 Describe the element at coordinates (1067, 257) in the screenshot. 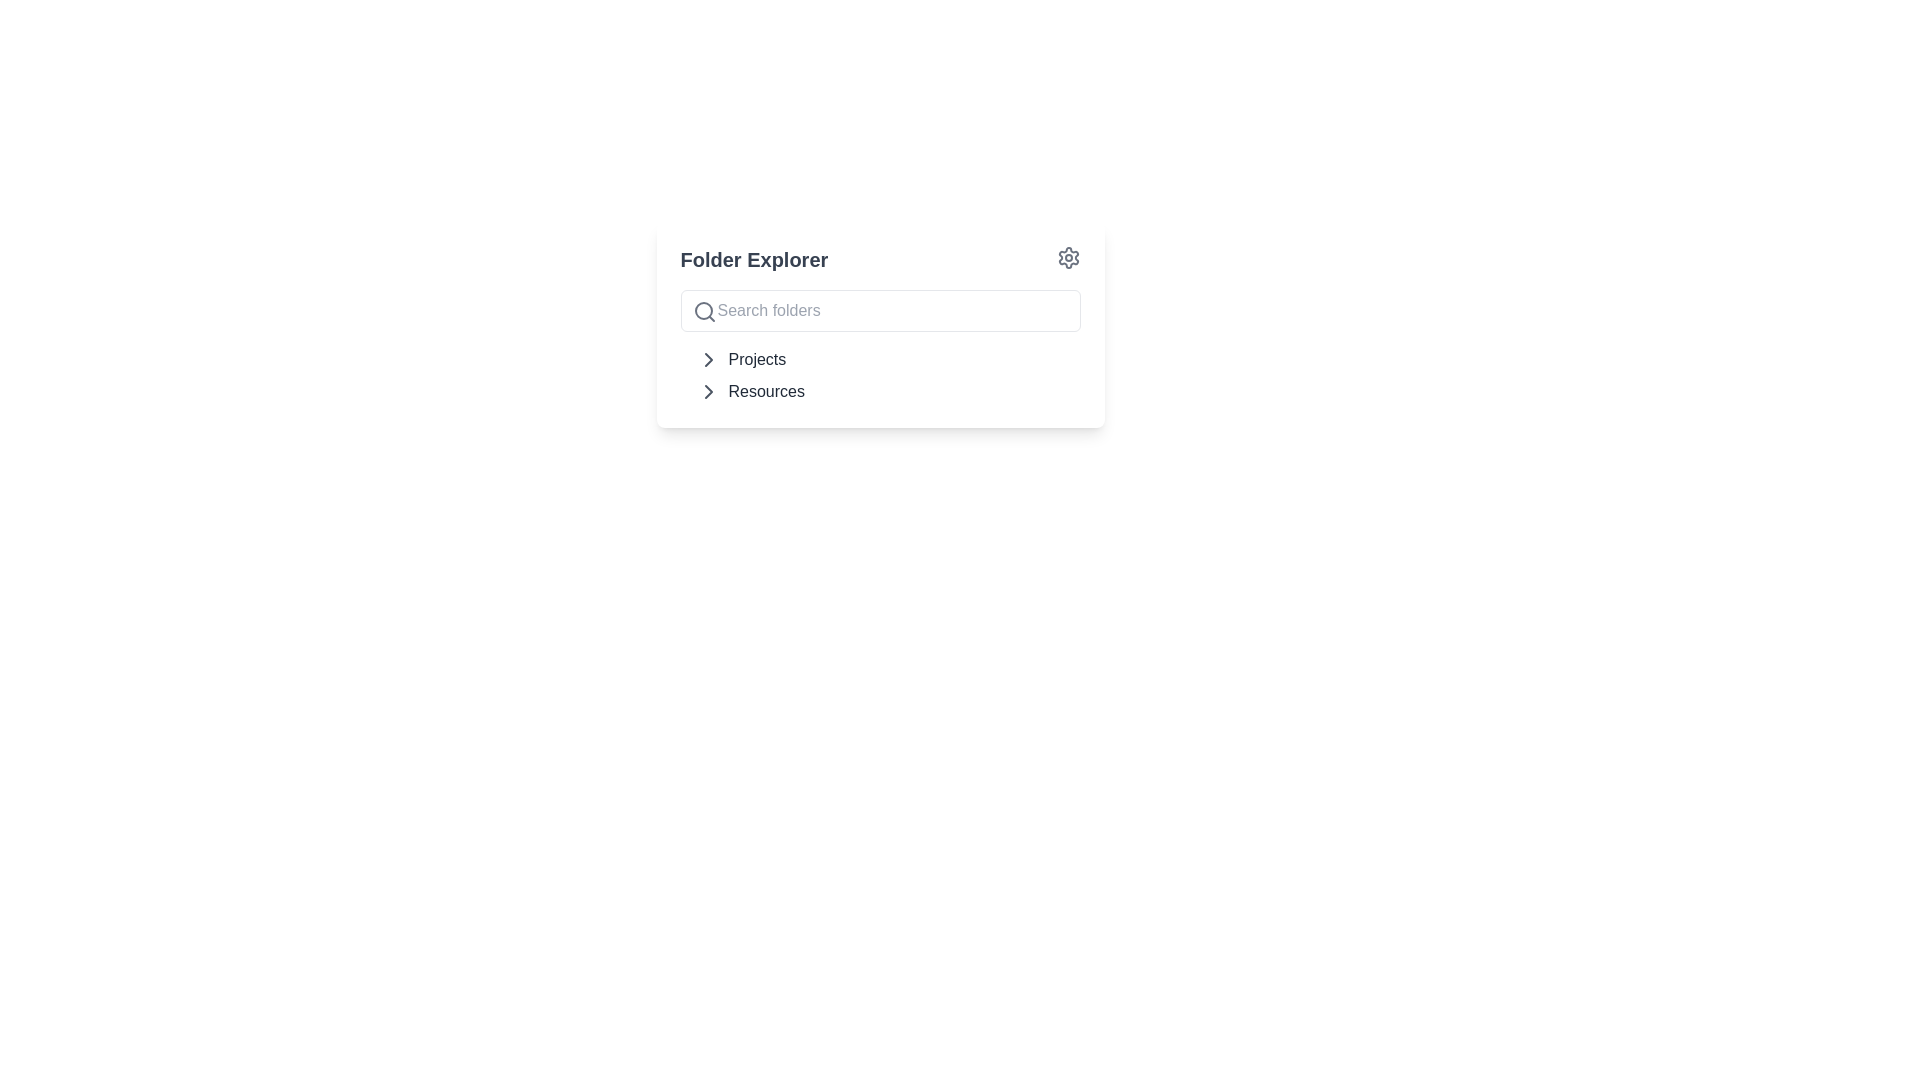

I see `the settings icon button located in the top-right corner of the 'Folder Explorer' section` at that location.